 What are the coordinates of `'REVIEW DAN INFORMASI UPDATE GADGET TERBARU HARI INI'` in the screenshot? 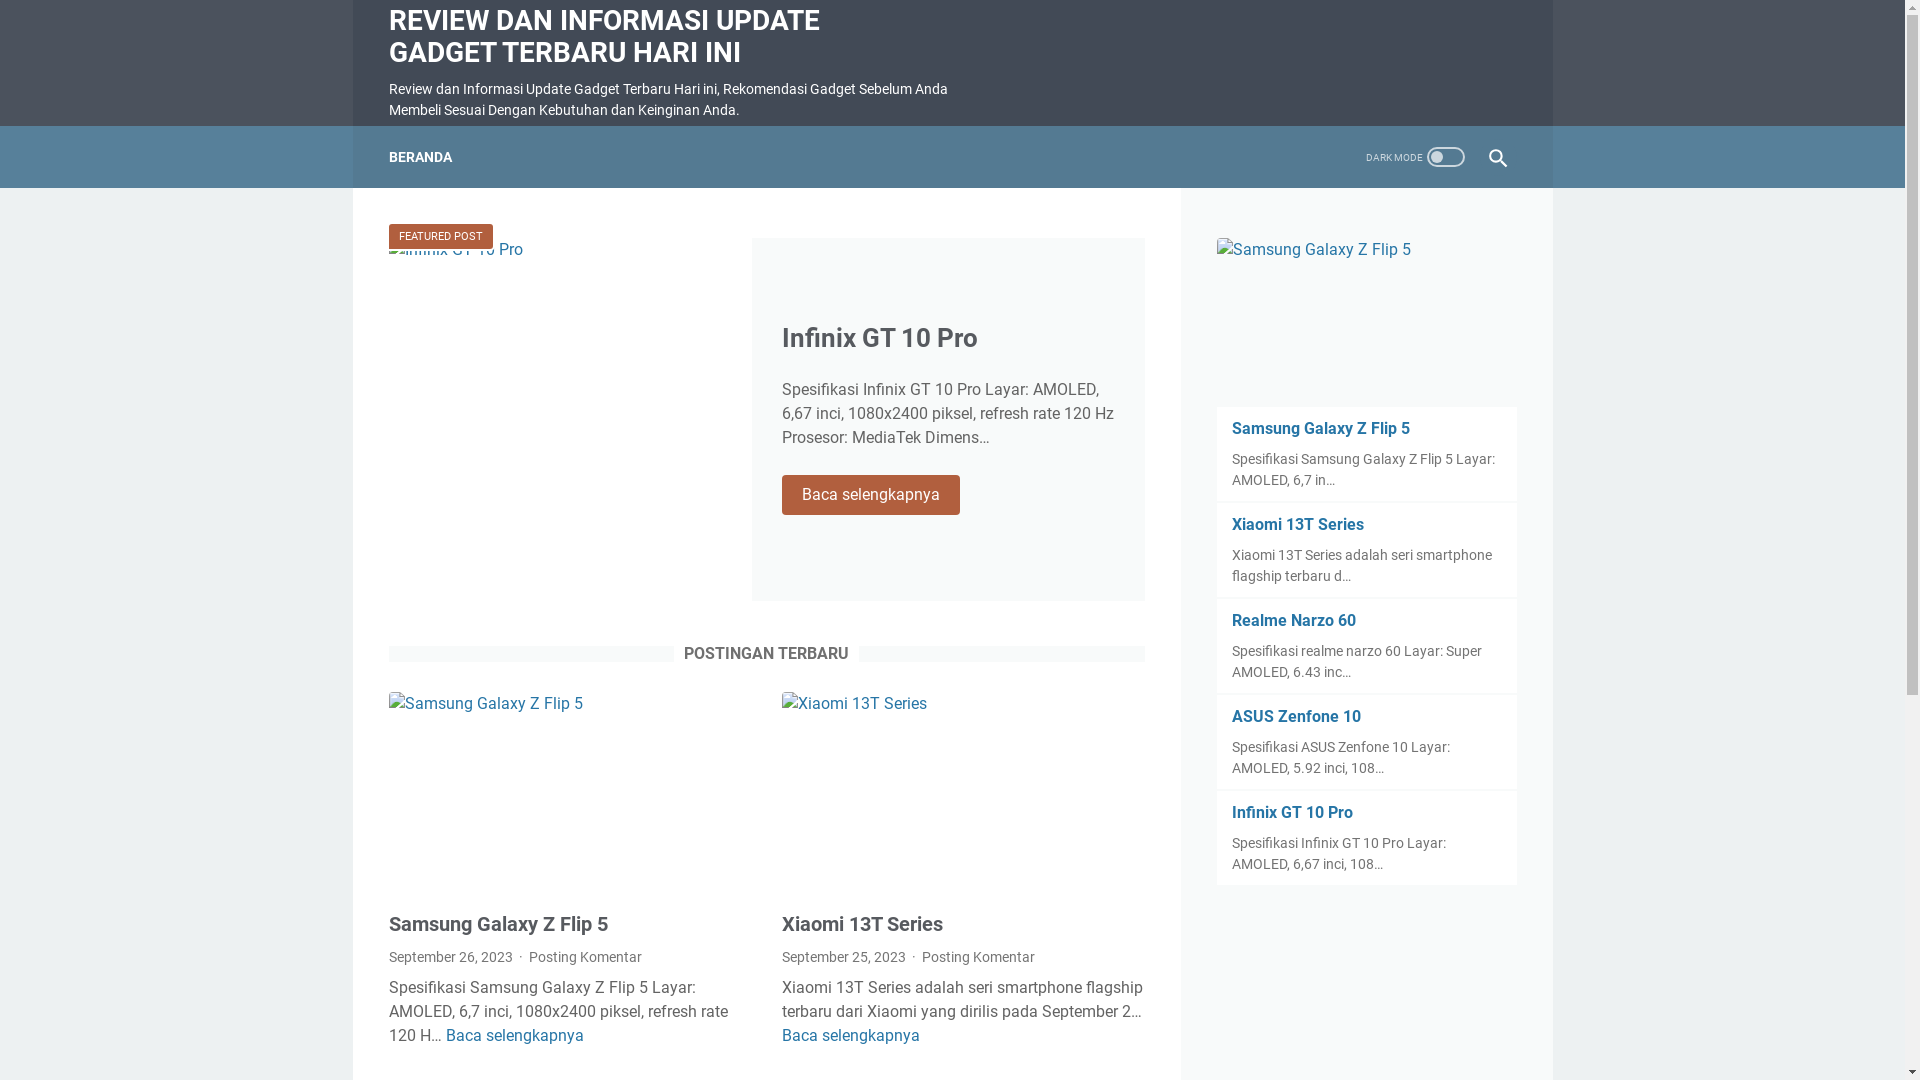 It's located at (602, 36).